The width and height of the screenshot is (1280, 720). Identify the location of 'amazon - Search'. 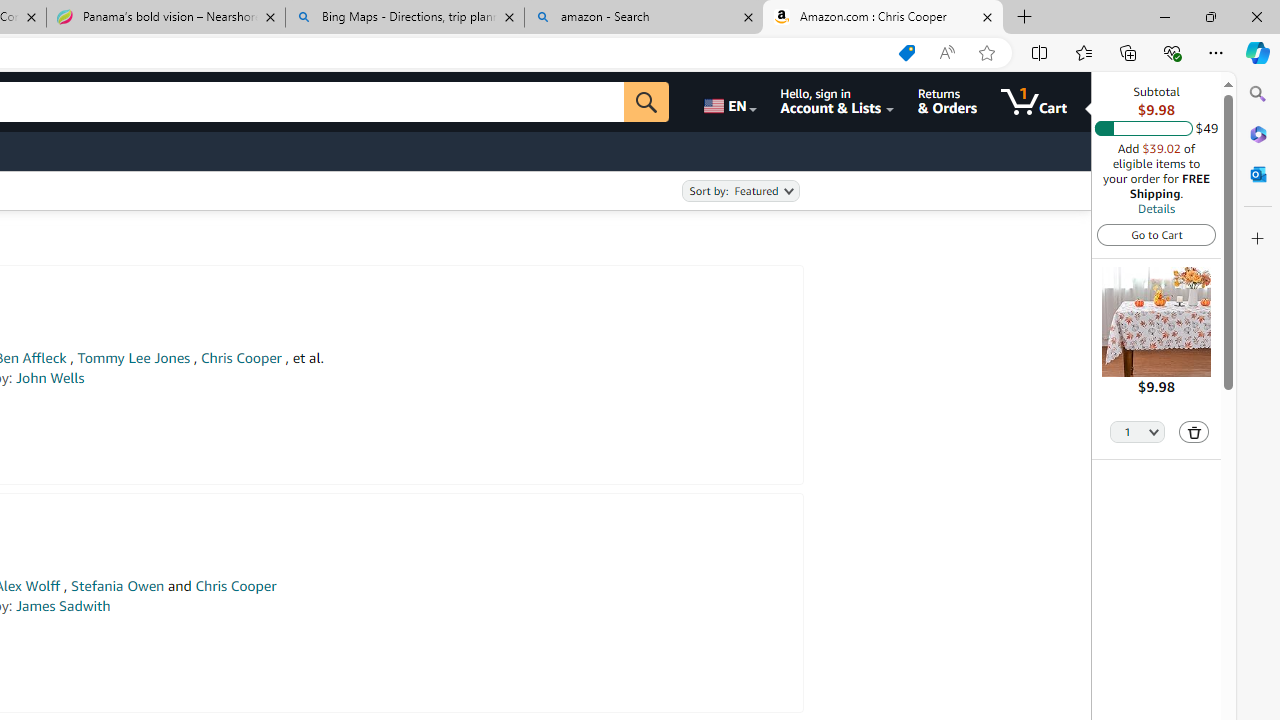
(643, 17).